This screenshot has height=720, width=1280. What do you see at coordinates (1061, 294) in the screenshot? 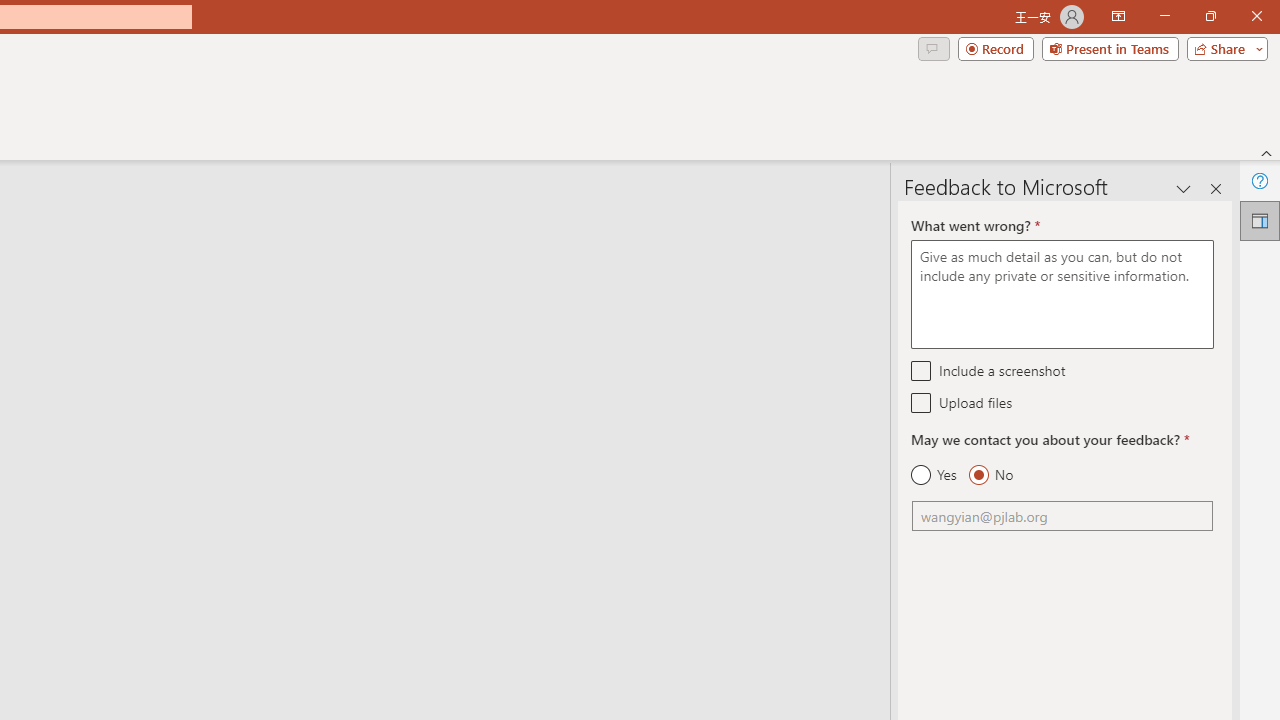
I see `'What went wrong? *'` at bounding box center [1061, 294].